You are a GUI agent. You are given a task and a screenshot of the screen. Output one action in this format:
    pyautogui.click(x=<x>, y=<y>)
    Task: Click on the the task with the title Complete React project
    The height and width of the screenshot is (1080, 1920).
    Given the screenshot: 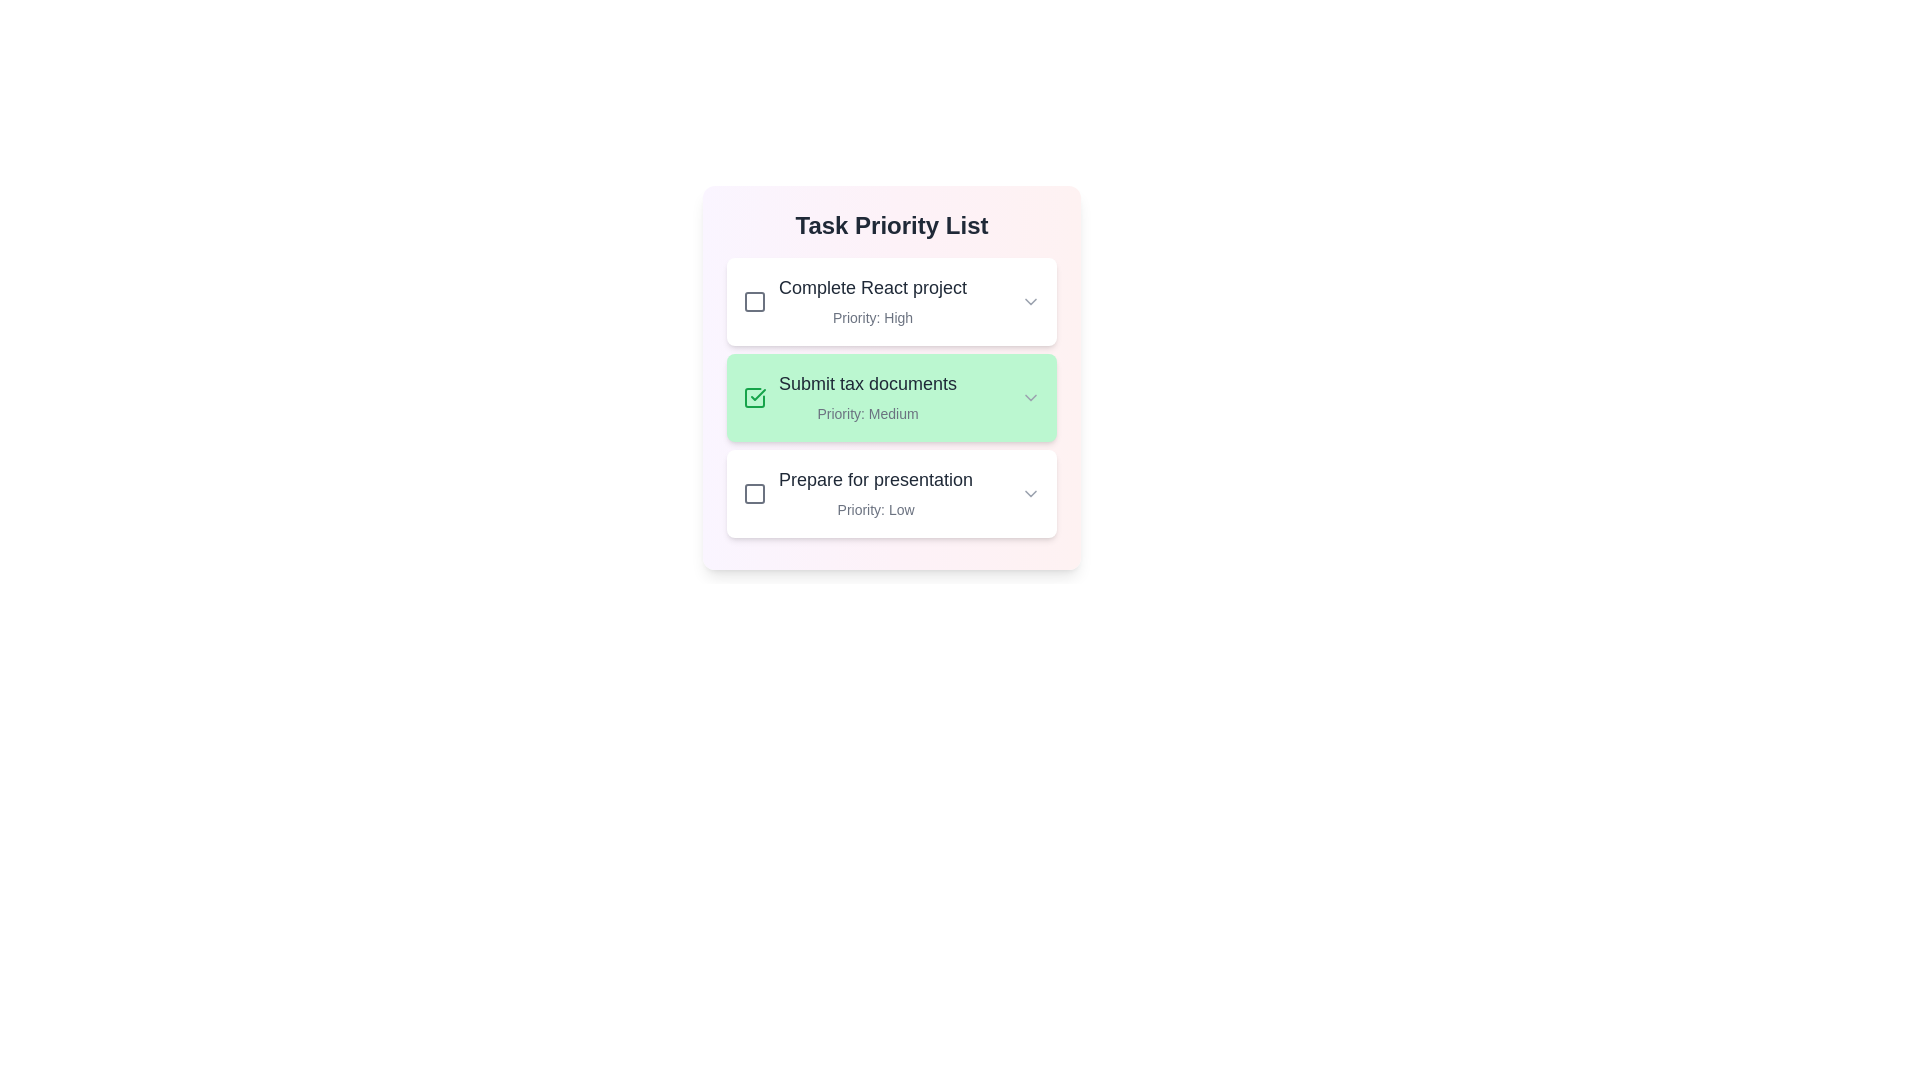 What is the action you would take?
    pyautogui.click(x=891, y=301)
    